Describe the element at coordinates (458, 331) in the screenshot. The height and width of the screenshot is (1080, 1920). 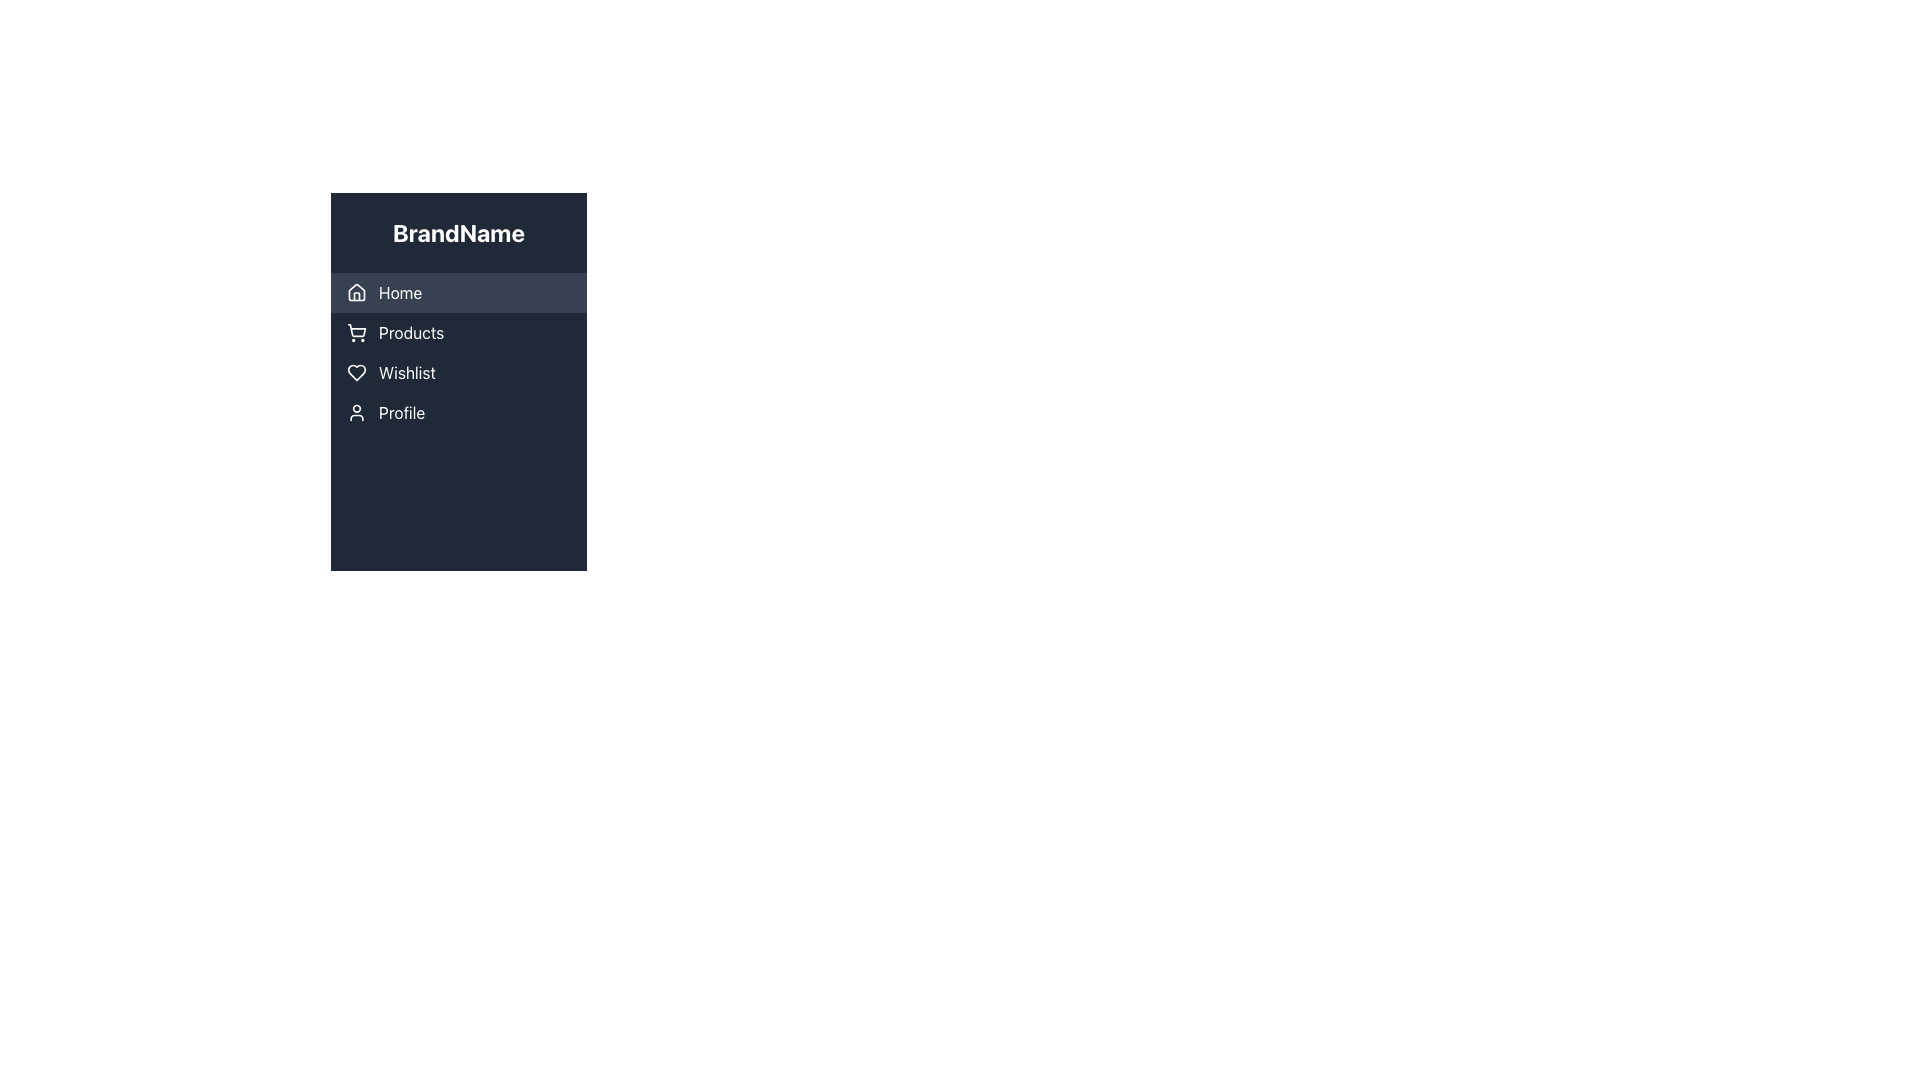
I see `the 'Products' button in the vertical navigation menu` at that location.